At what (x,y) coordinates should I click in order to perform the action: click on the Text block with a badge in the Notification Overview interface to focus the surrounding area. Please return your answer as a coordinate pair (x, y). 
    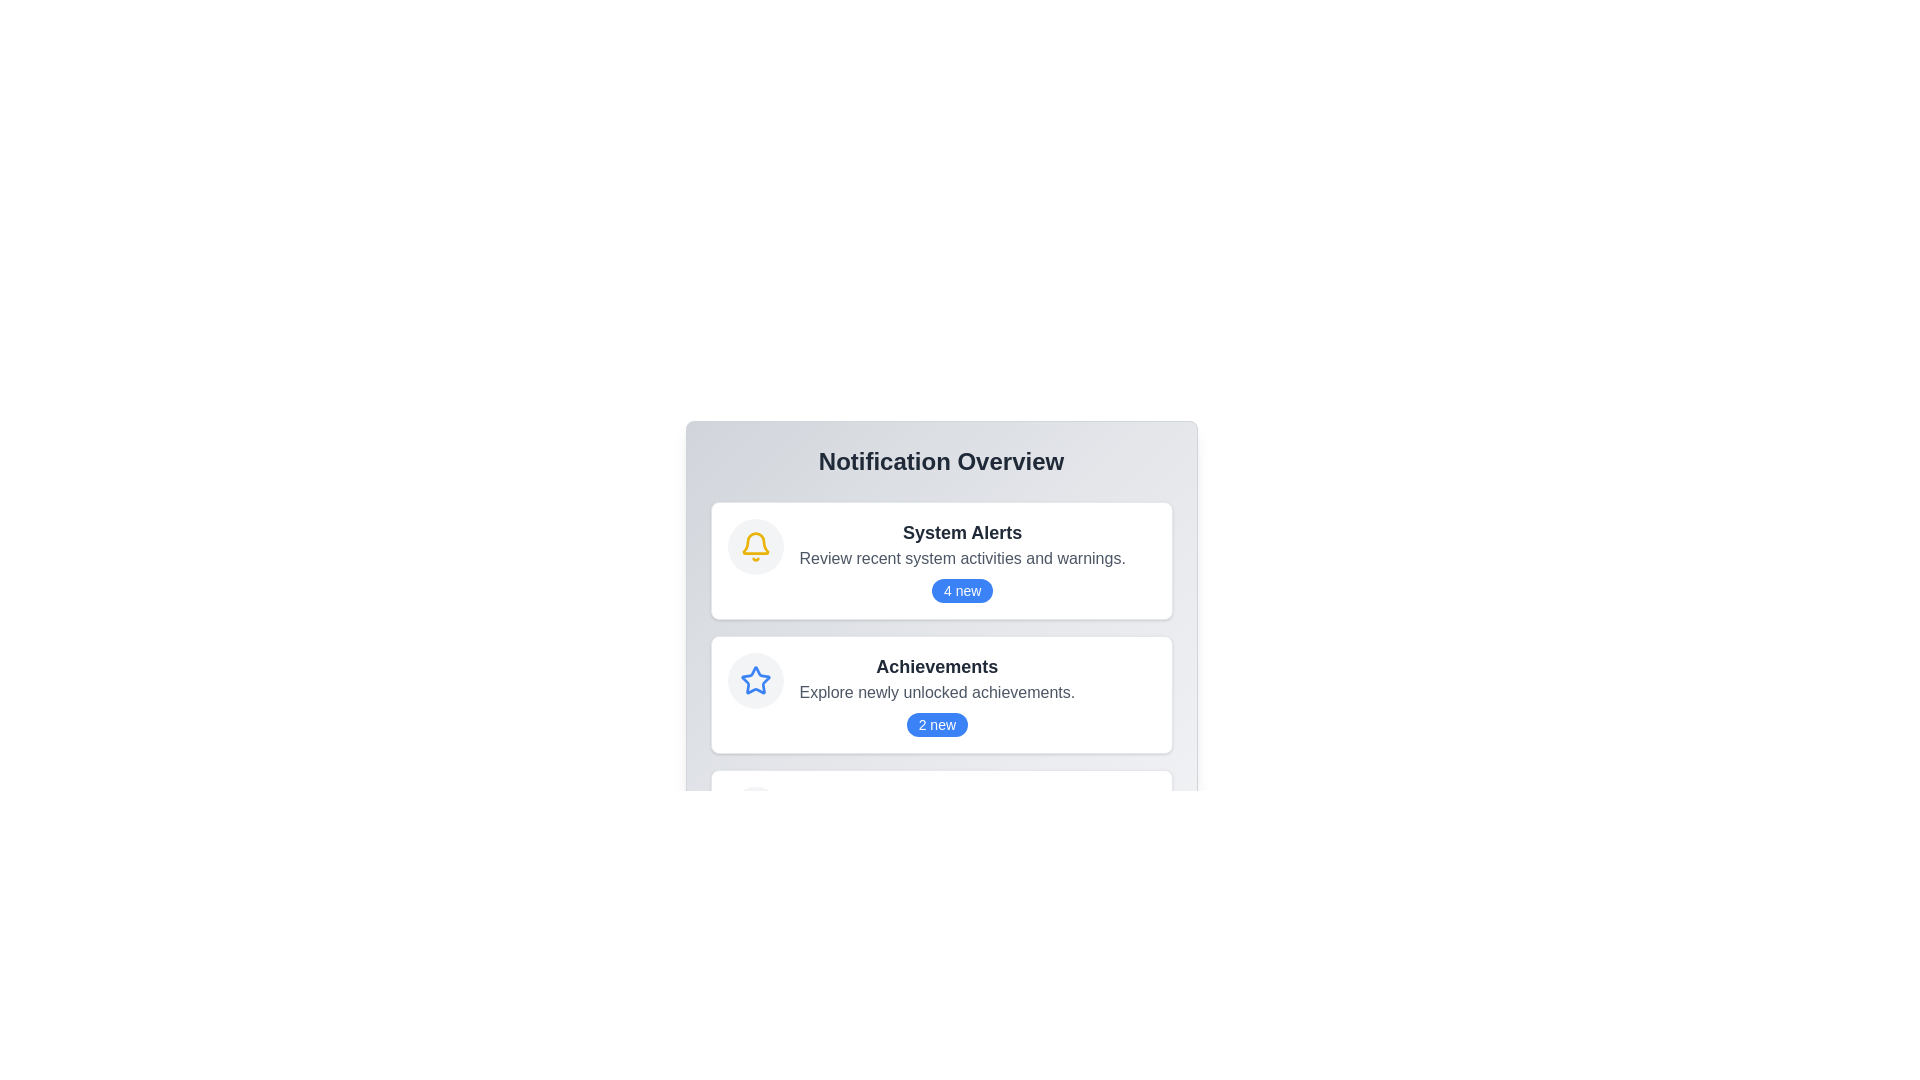
    Looking at the image, I should click on (962, 560).